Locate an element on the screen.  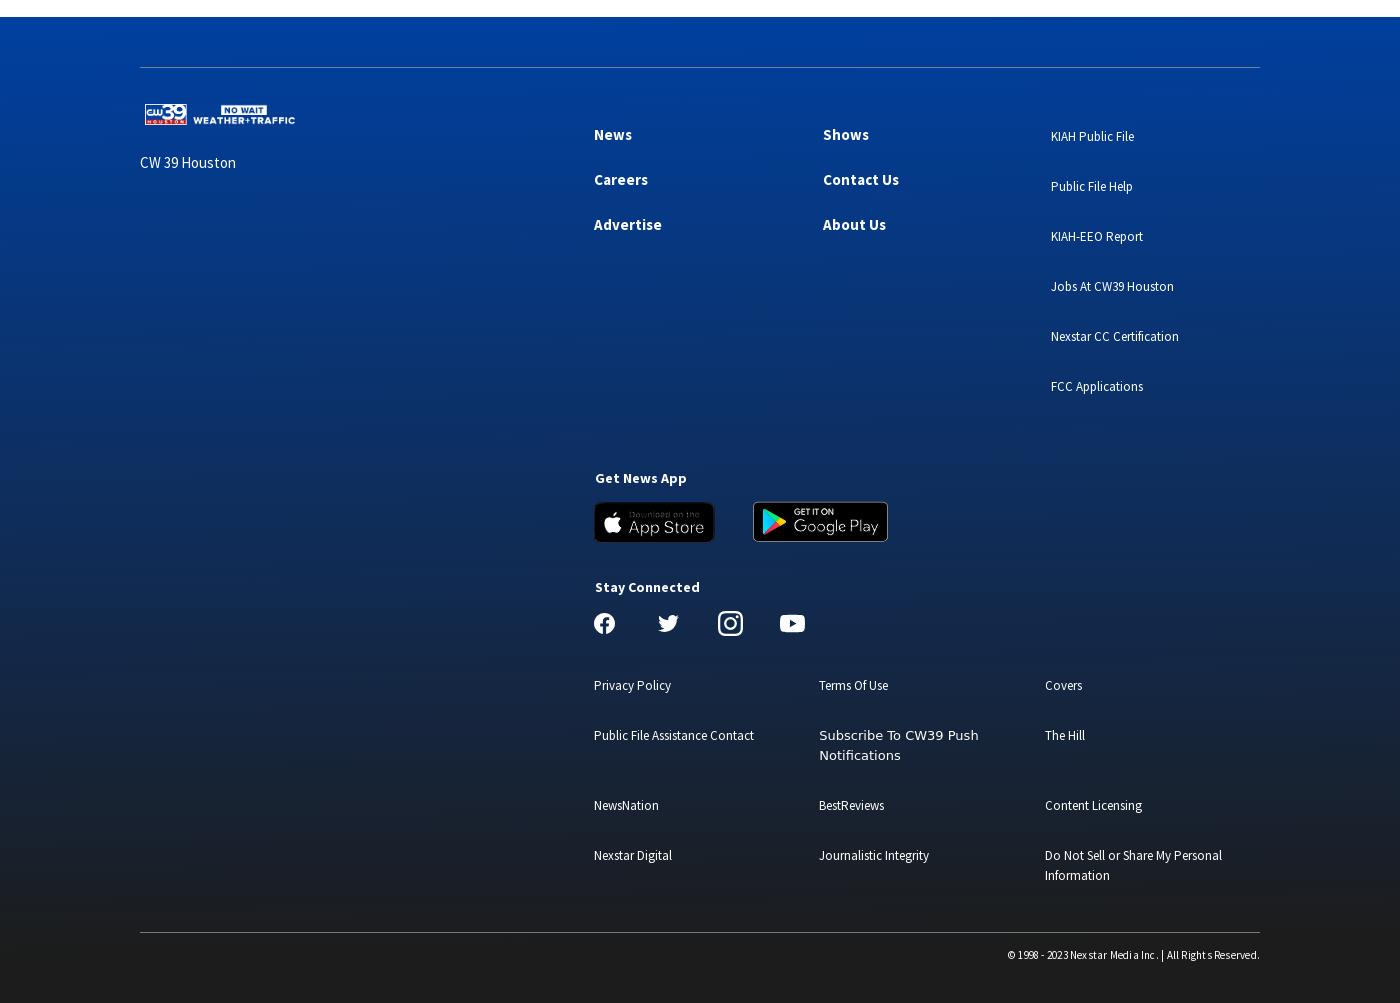
'Covers' is located at coordinates (1062, 684).